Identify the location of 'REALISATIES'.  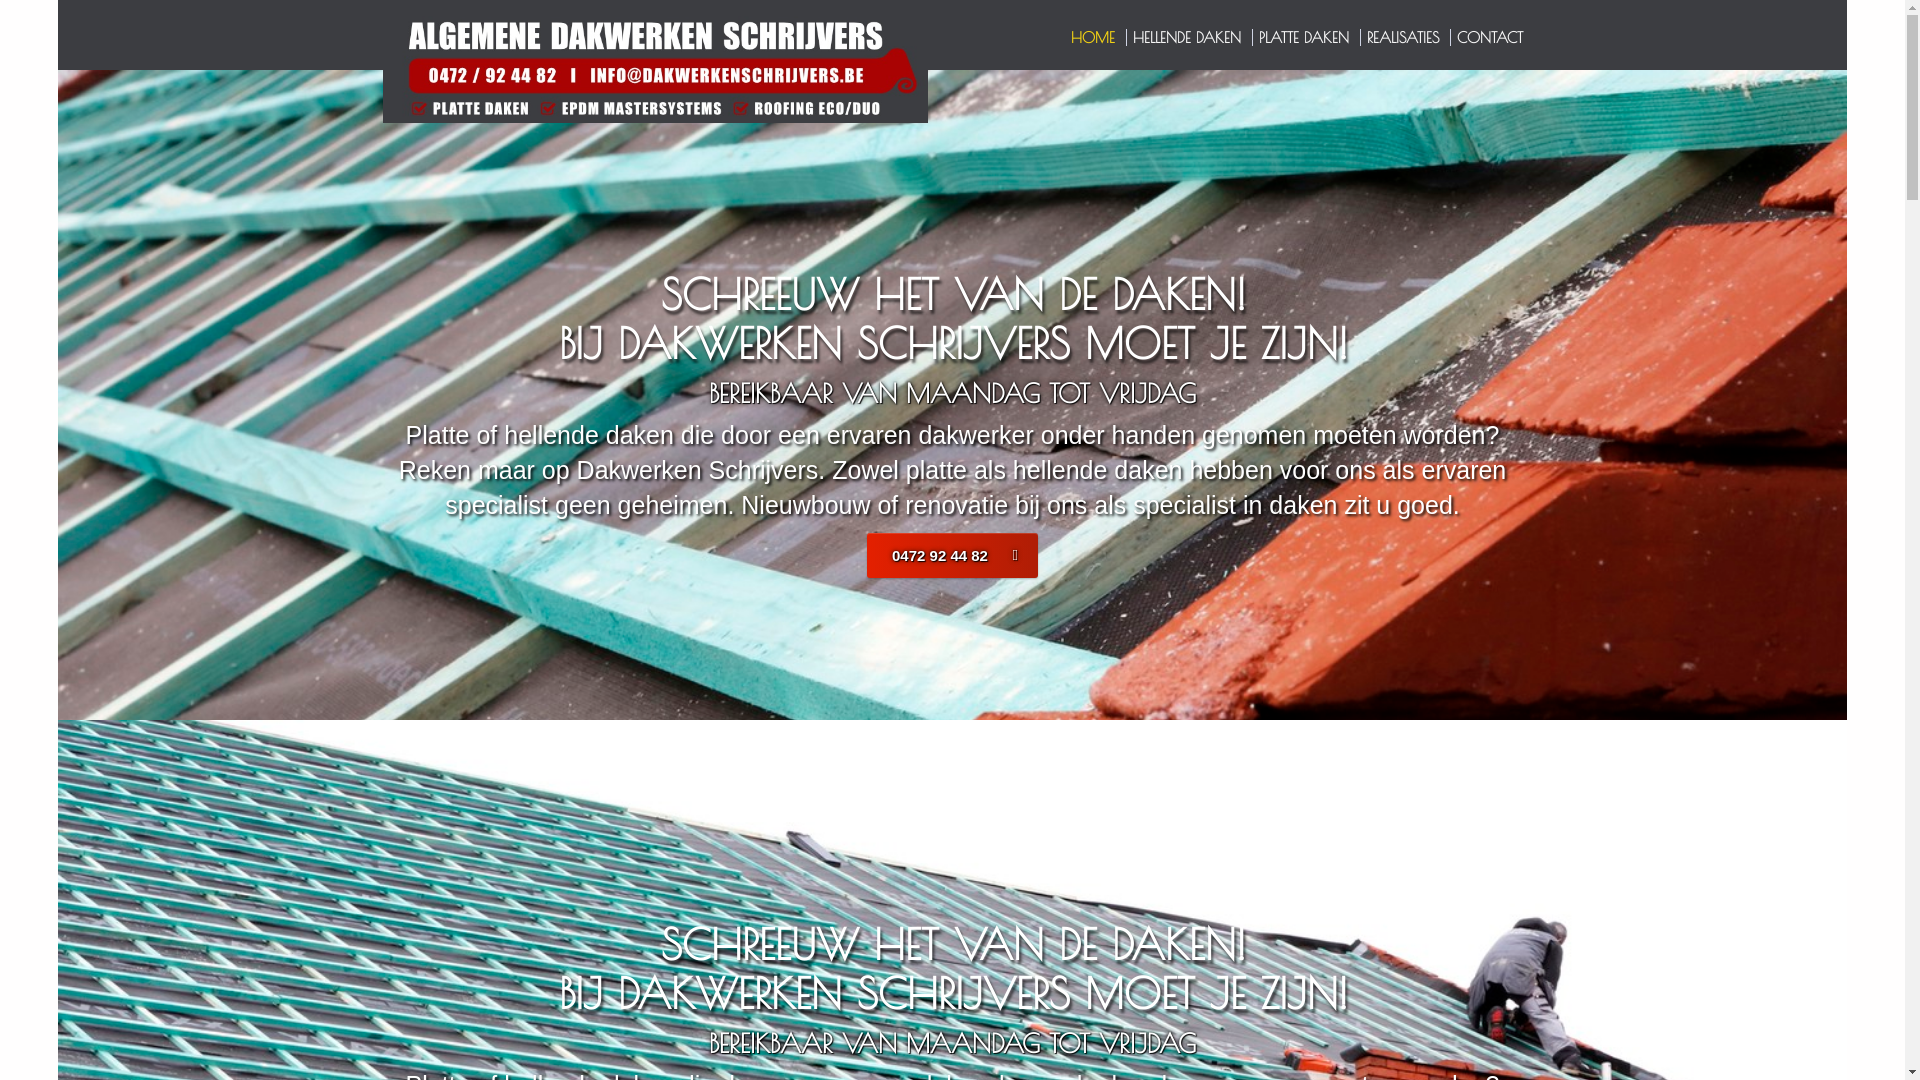
(1403, 37).